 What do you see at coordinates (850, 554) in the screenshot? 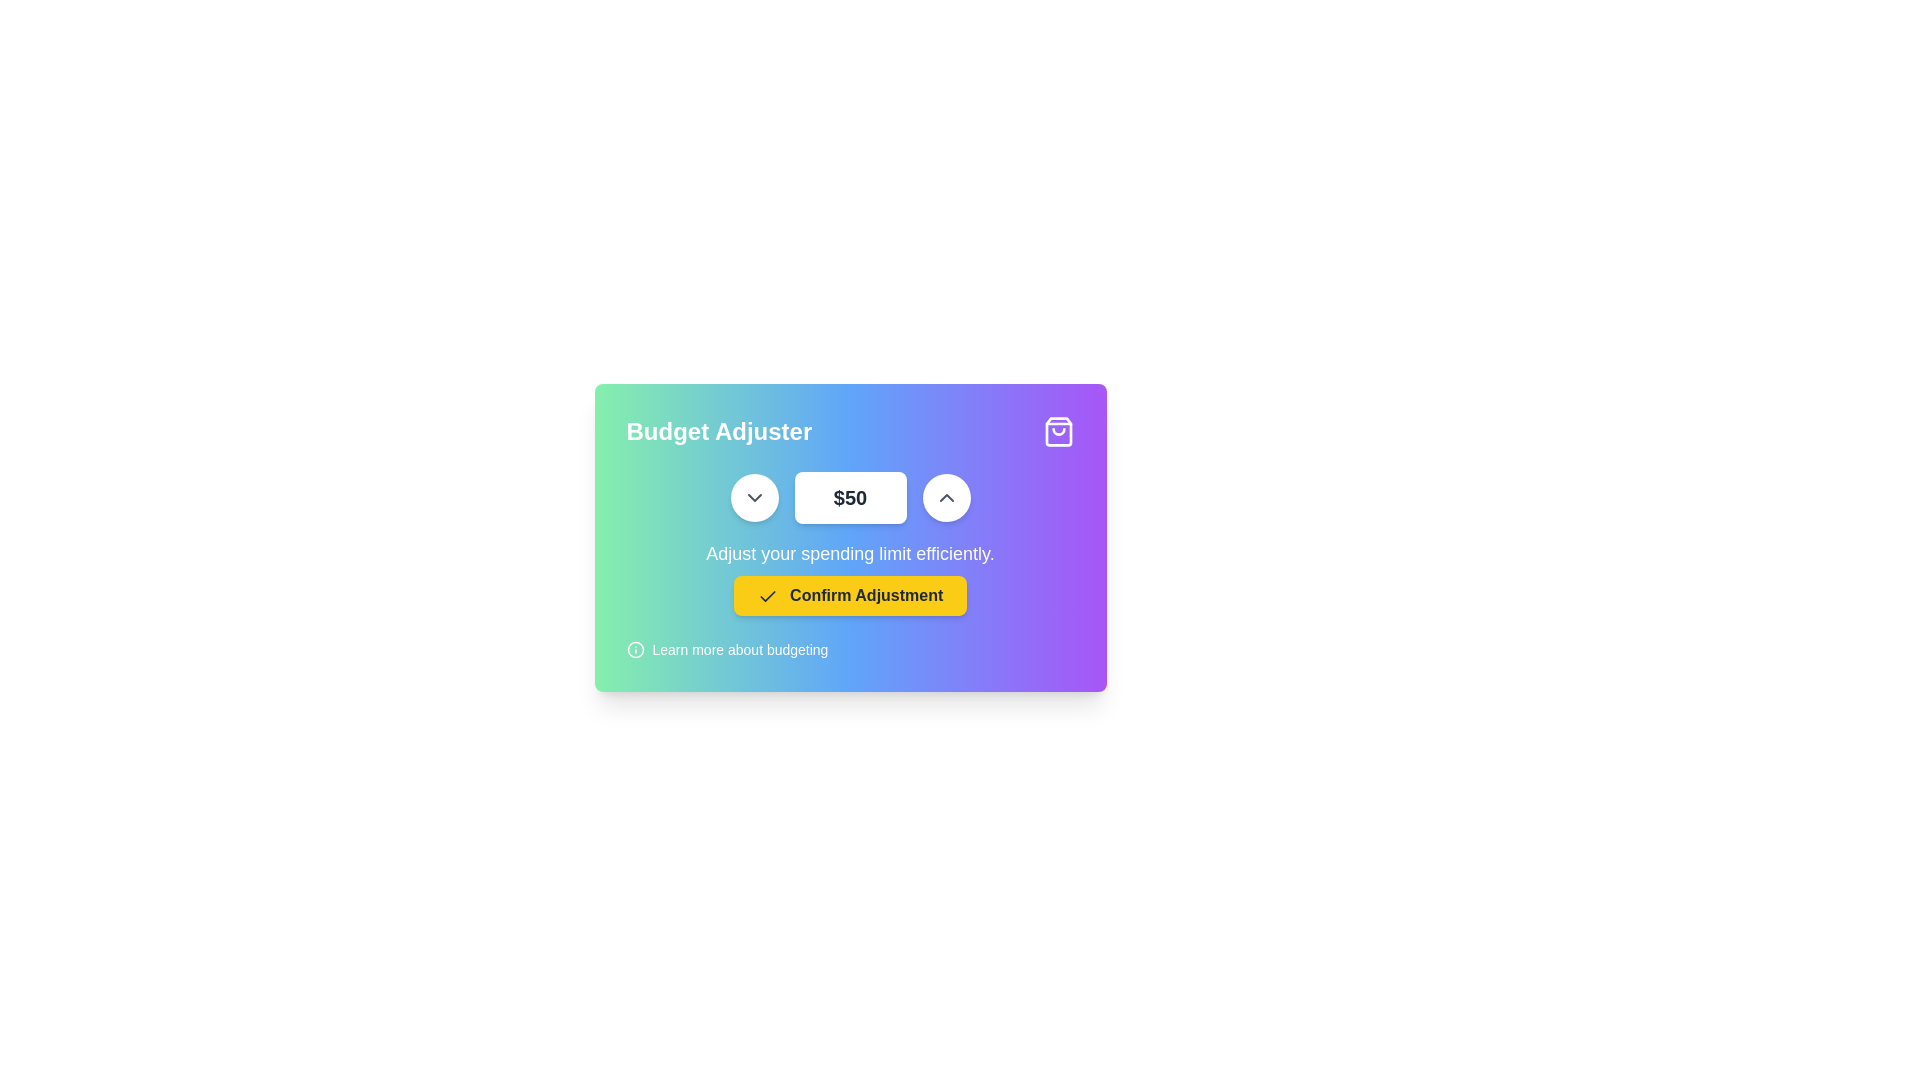
I see `the text label that contains the phrase 'Adjust your spending limit efficiently.' which is styled with white text against a gradient background, located below the '$50' value display and above the 'Confirm Adjustment' button` at bounding box center [850, 554].